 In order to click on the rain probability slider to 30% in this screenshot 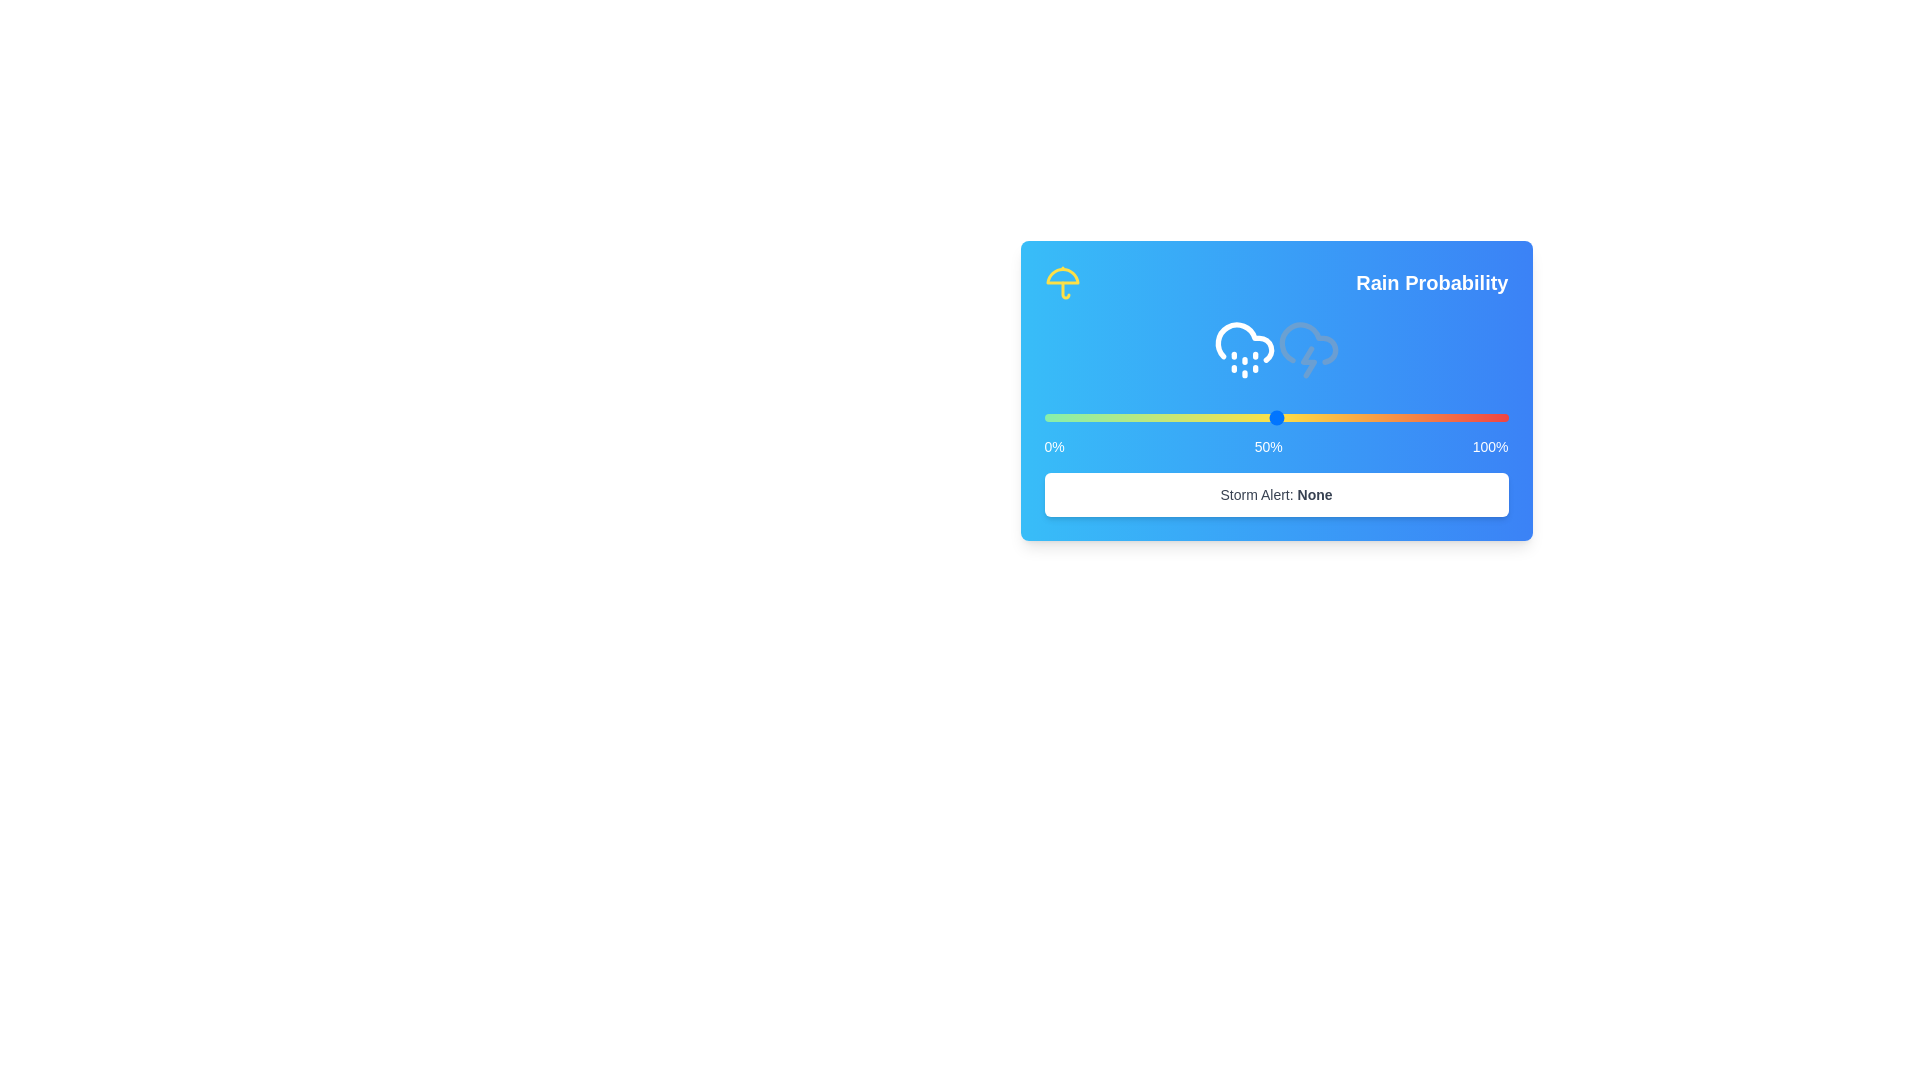, I will do `click(1183, 416)`.